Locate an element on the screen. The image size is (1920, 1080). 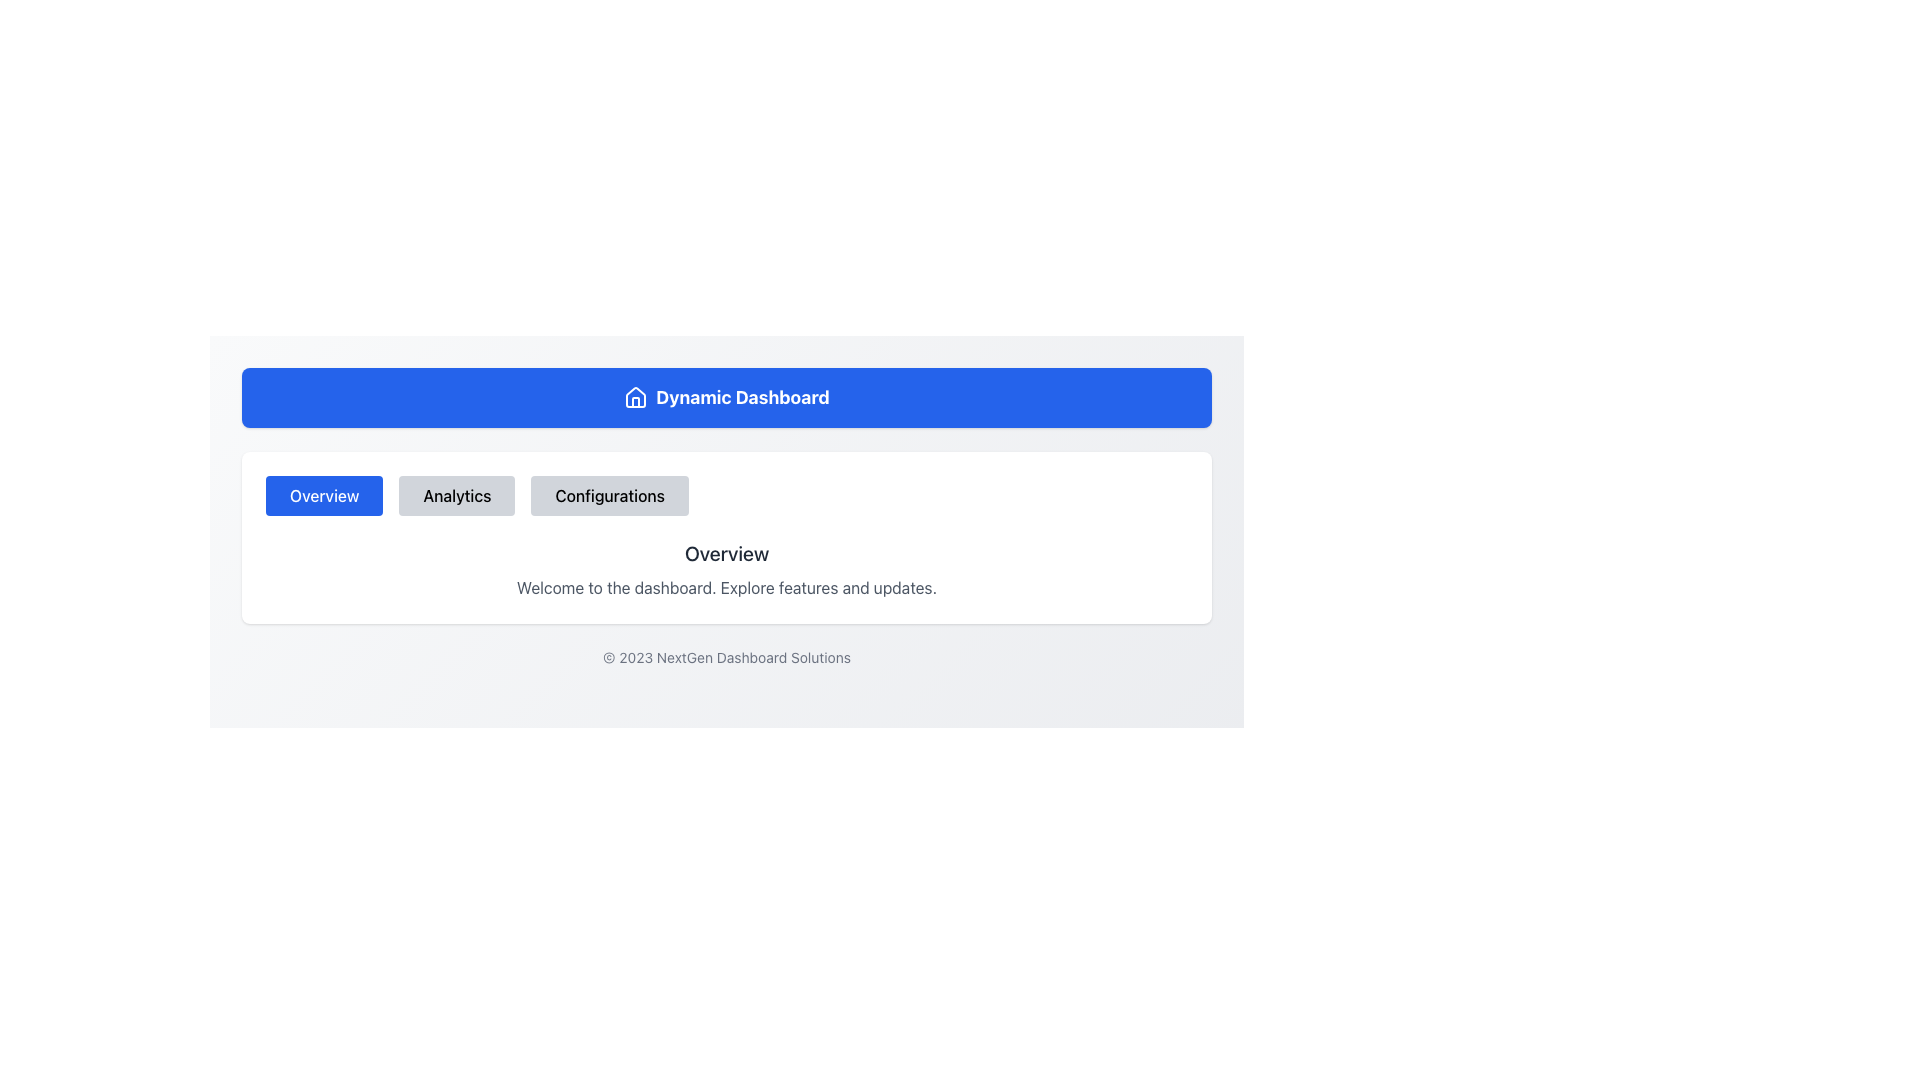
the 'Configurations' button, which is a light grey rectangular button with rounded corners containing the word 'Configurations' in black font, to change its background color is located at coordinates (609, 495).